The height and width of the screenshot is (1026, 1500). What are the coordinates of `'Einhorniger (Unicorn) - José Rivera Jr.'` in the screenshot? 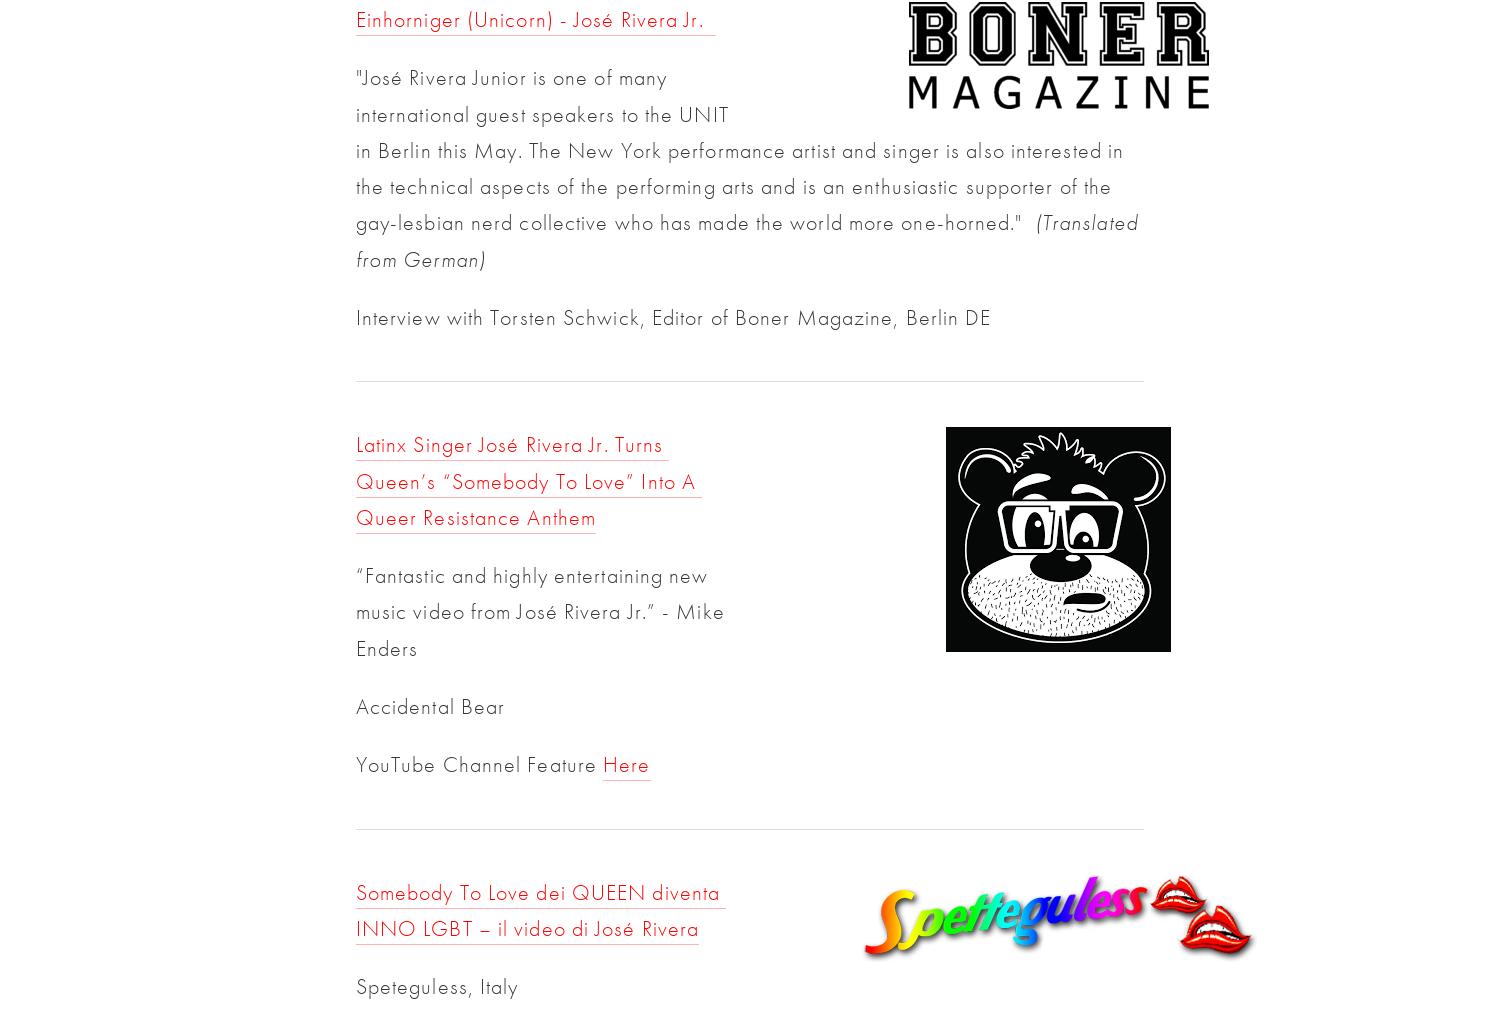 It's located at (535, 18).